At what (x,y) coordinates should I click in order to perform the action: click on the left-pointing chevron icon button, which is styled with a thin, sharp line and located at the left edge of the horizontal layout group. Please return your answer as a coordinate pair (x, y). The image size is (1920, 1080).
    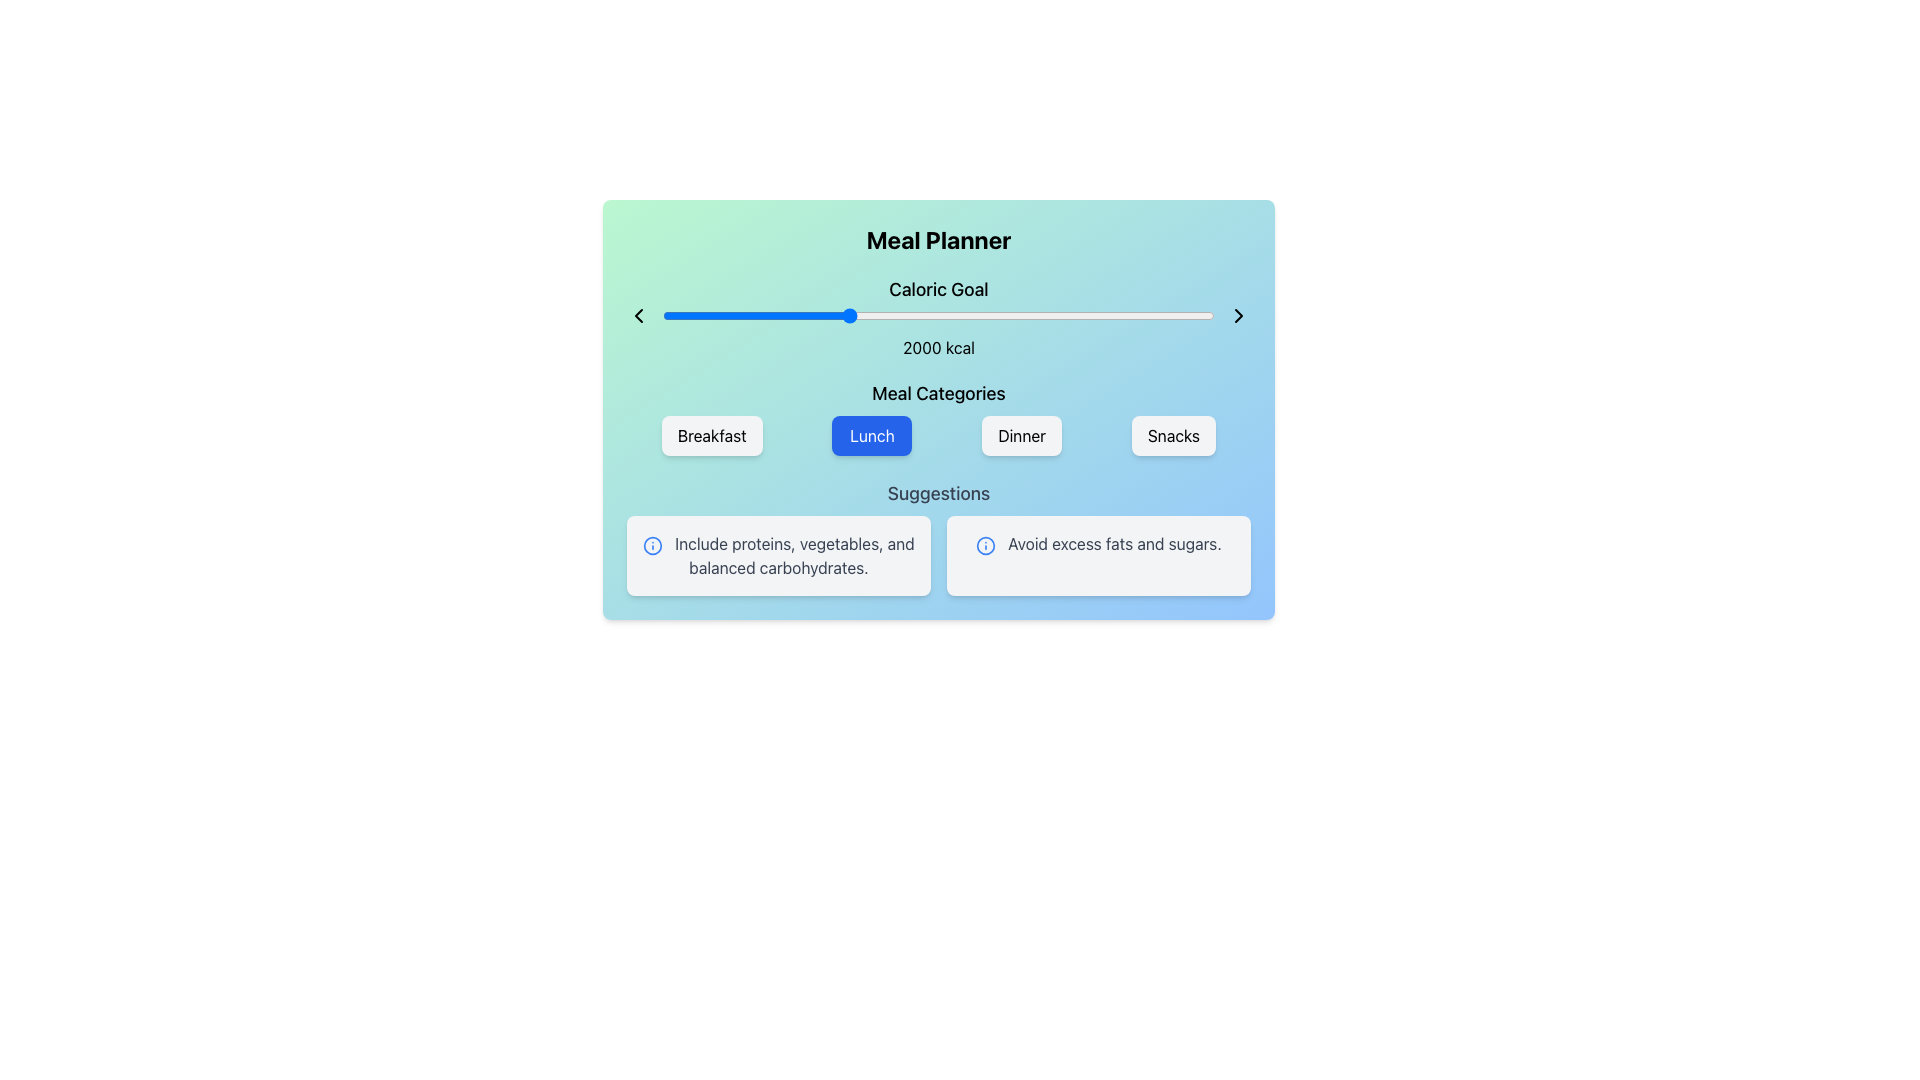
    Looking at the image, I should click on (637, 315).